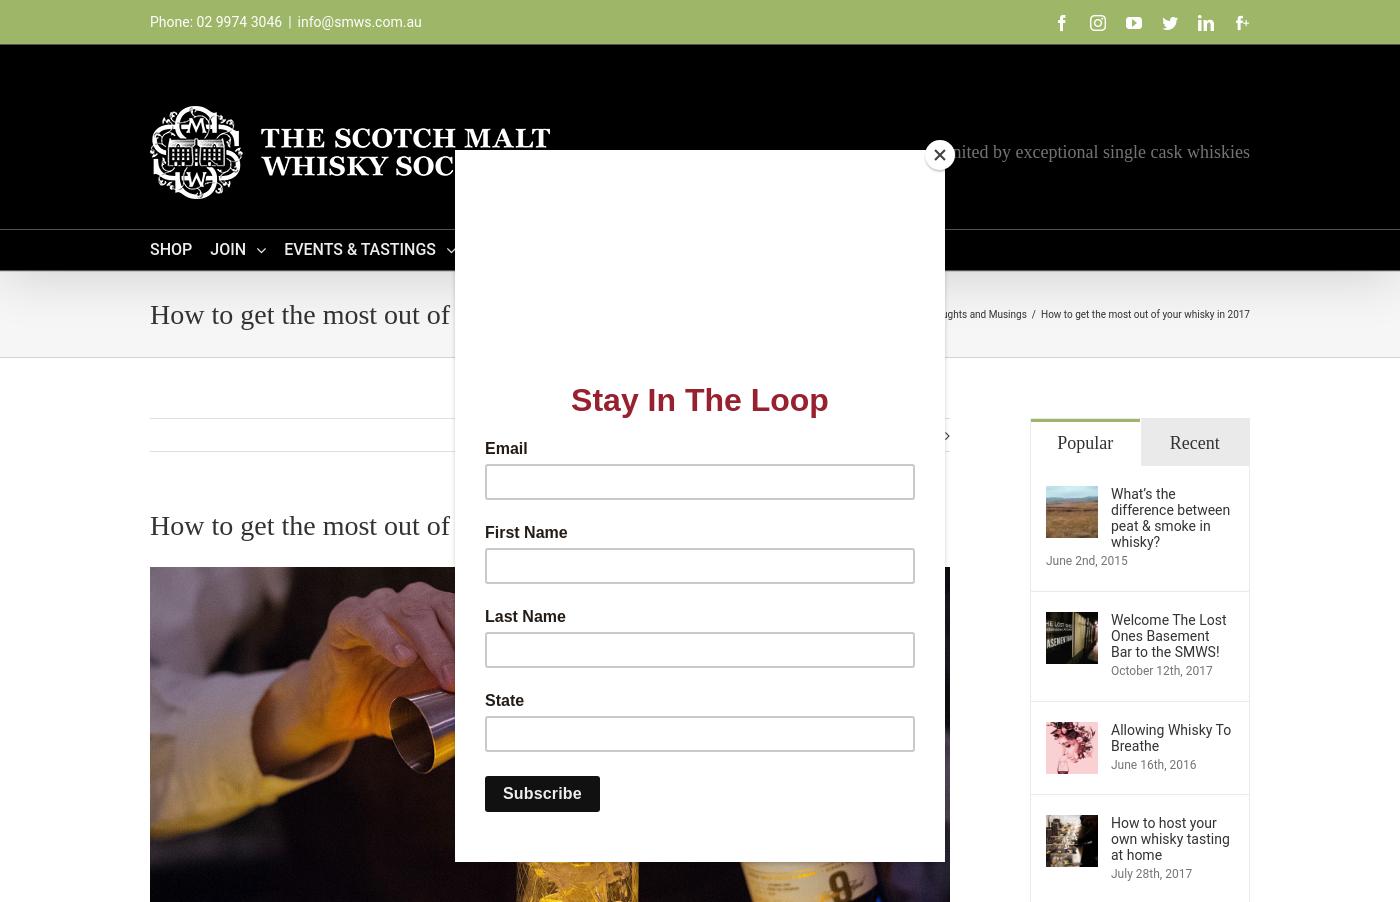  Describe the element at coordinates (1111, 762) in the screenshot. I see `'June 16th, 2016'` at that location.